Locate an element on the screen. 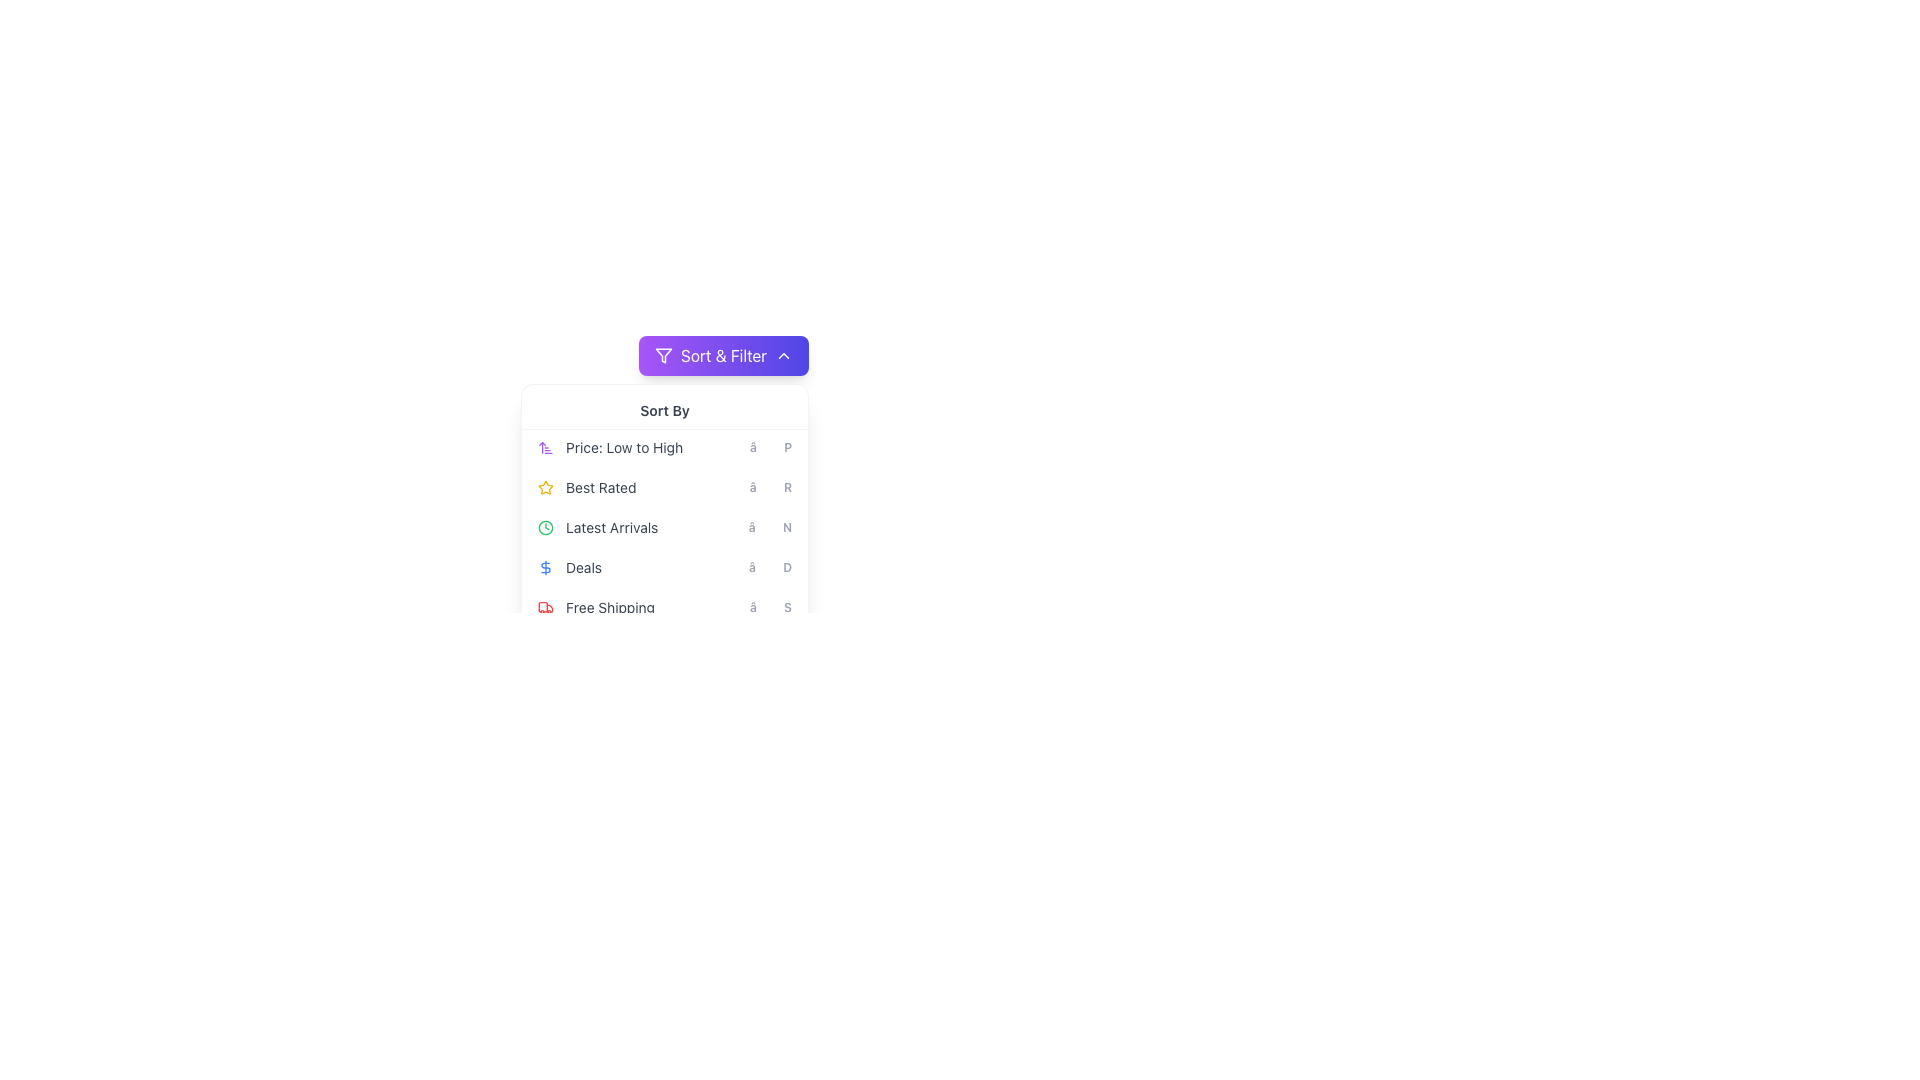  the third entry in the 'Sort By' dropdown menu, which allows users to sort items by their most recent arrivals is located at coordinates (665, 535).